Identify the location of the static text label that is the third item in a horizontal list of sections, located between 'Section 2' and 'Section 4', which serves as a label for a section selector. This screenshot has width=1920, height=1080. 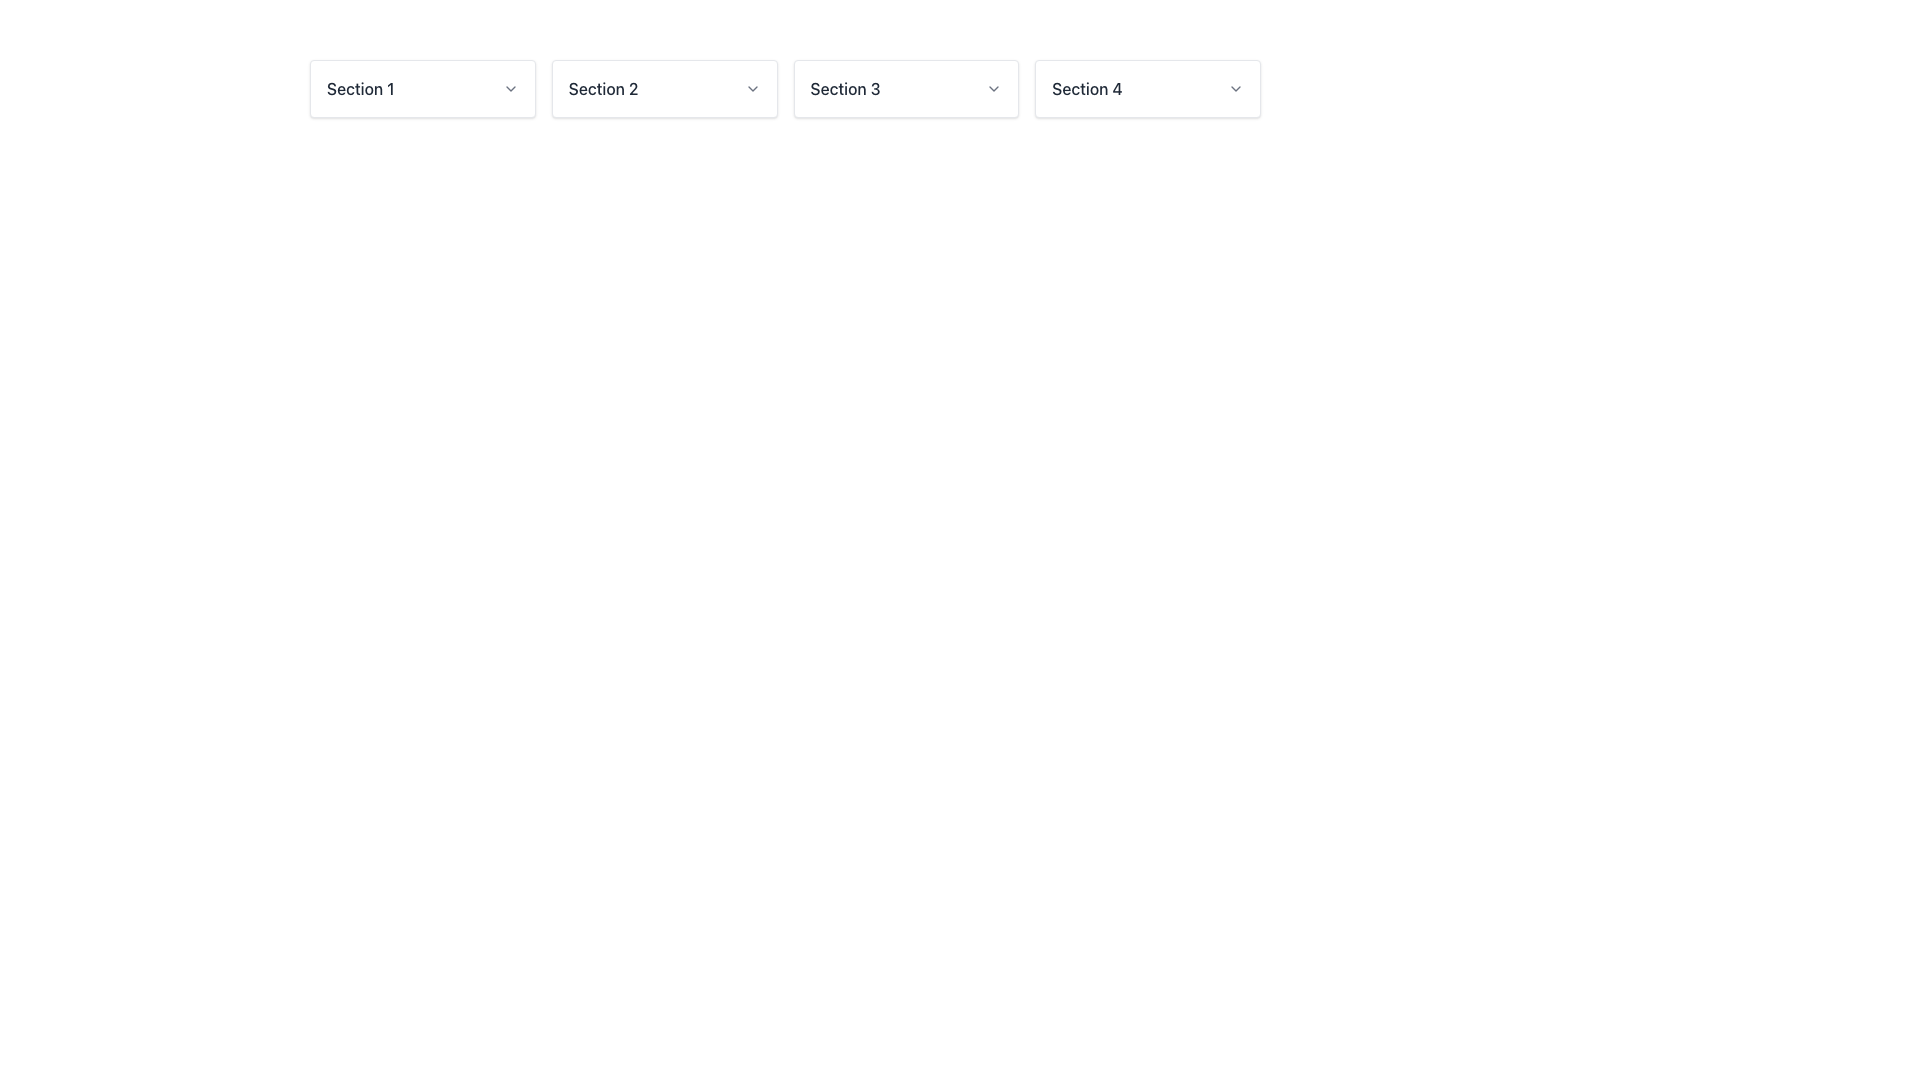
(845, 87).